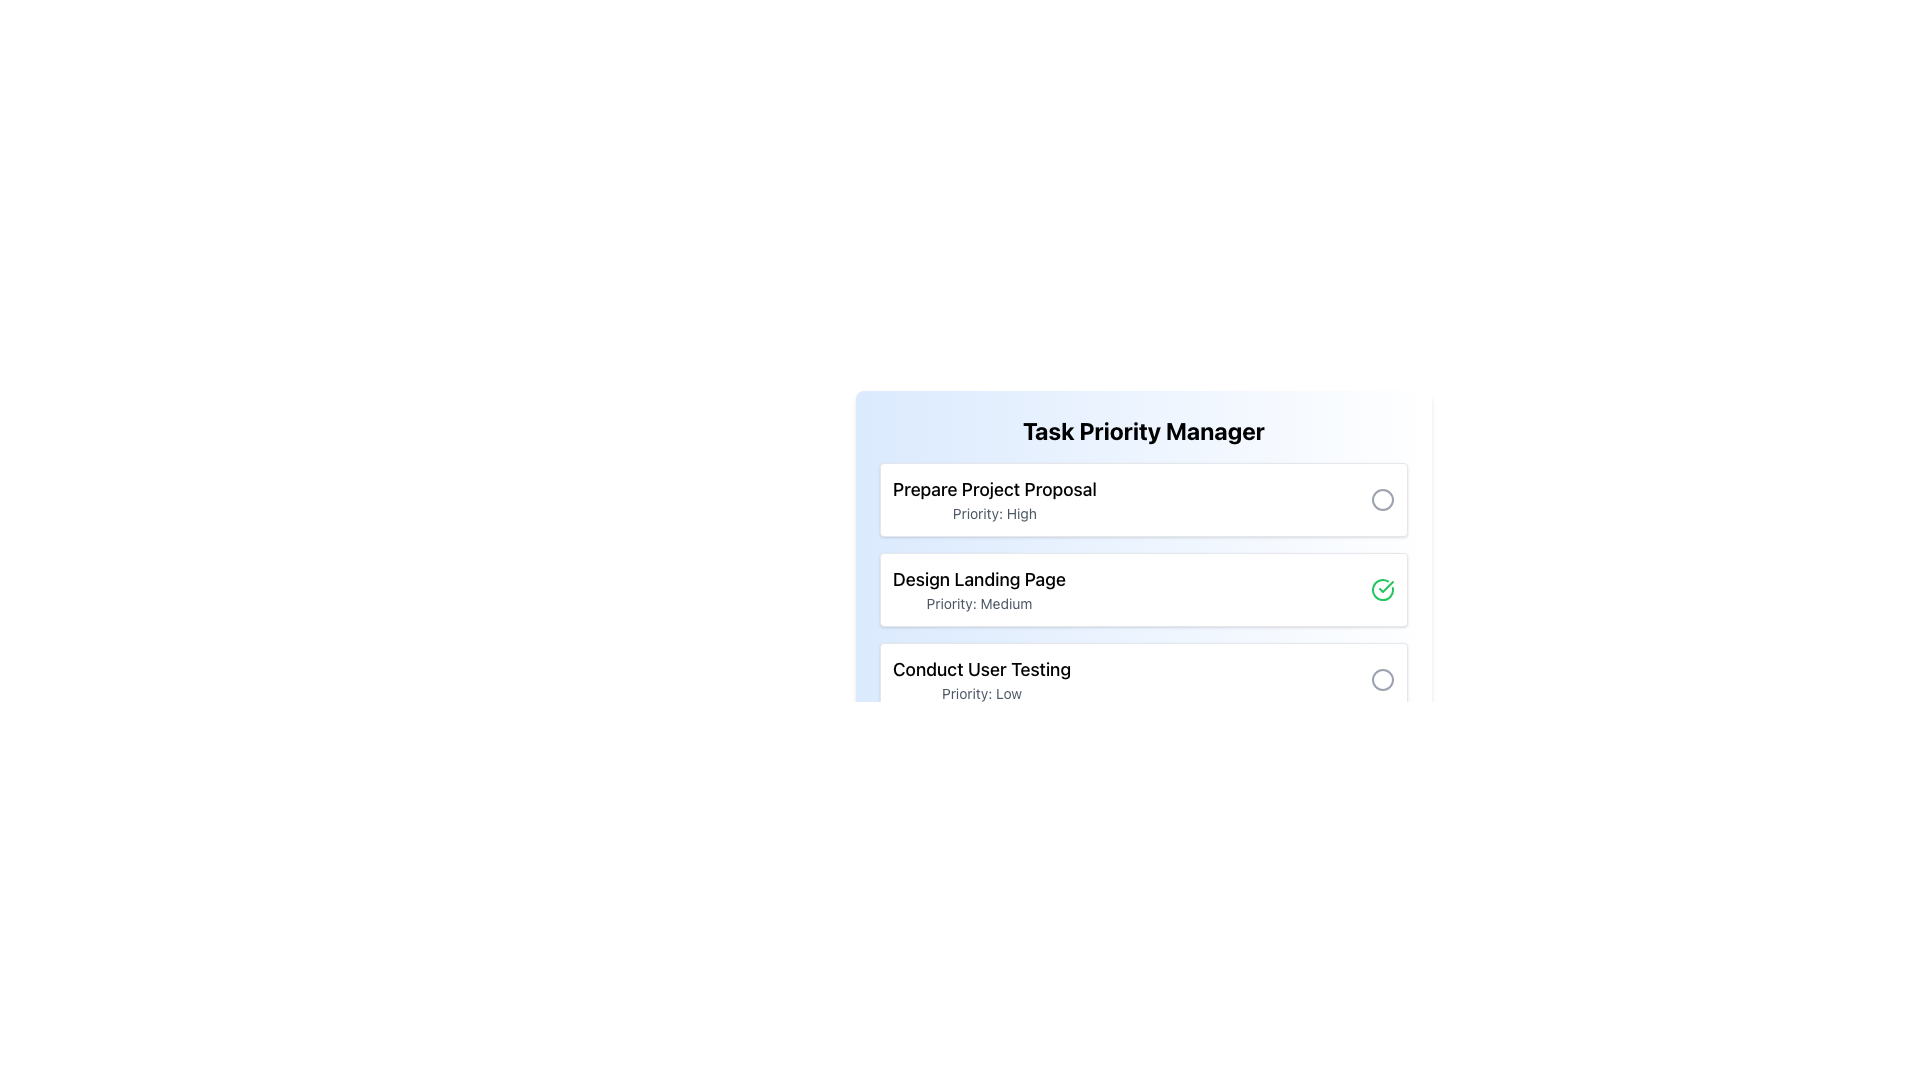  I want to click on the 'Task Priority Manager' static text header element, which is bold and prominently displayed at the top of a light-colored gradient background, so click(1143, 430).